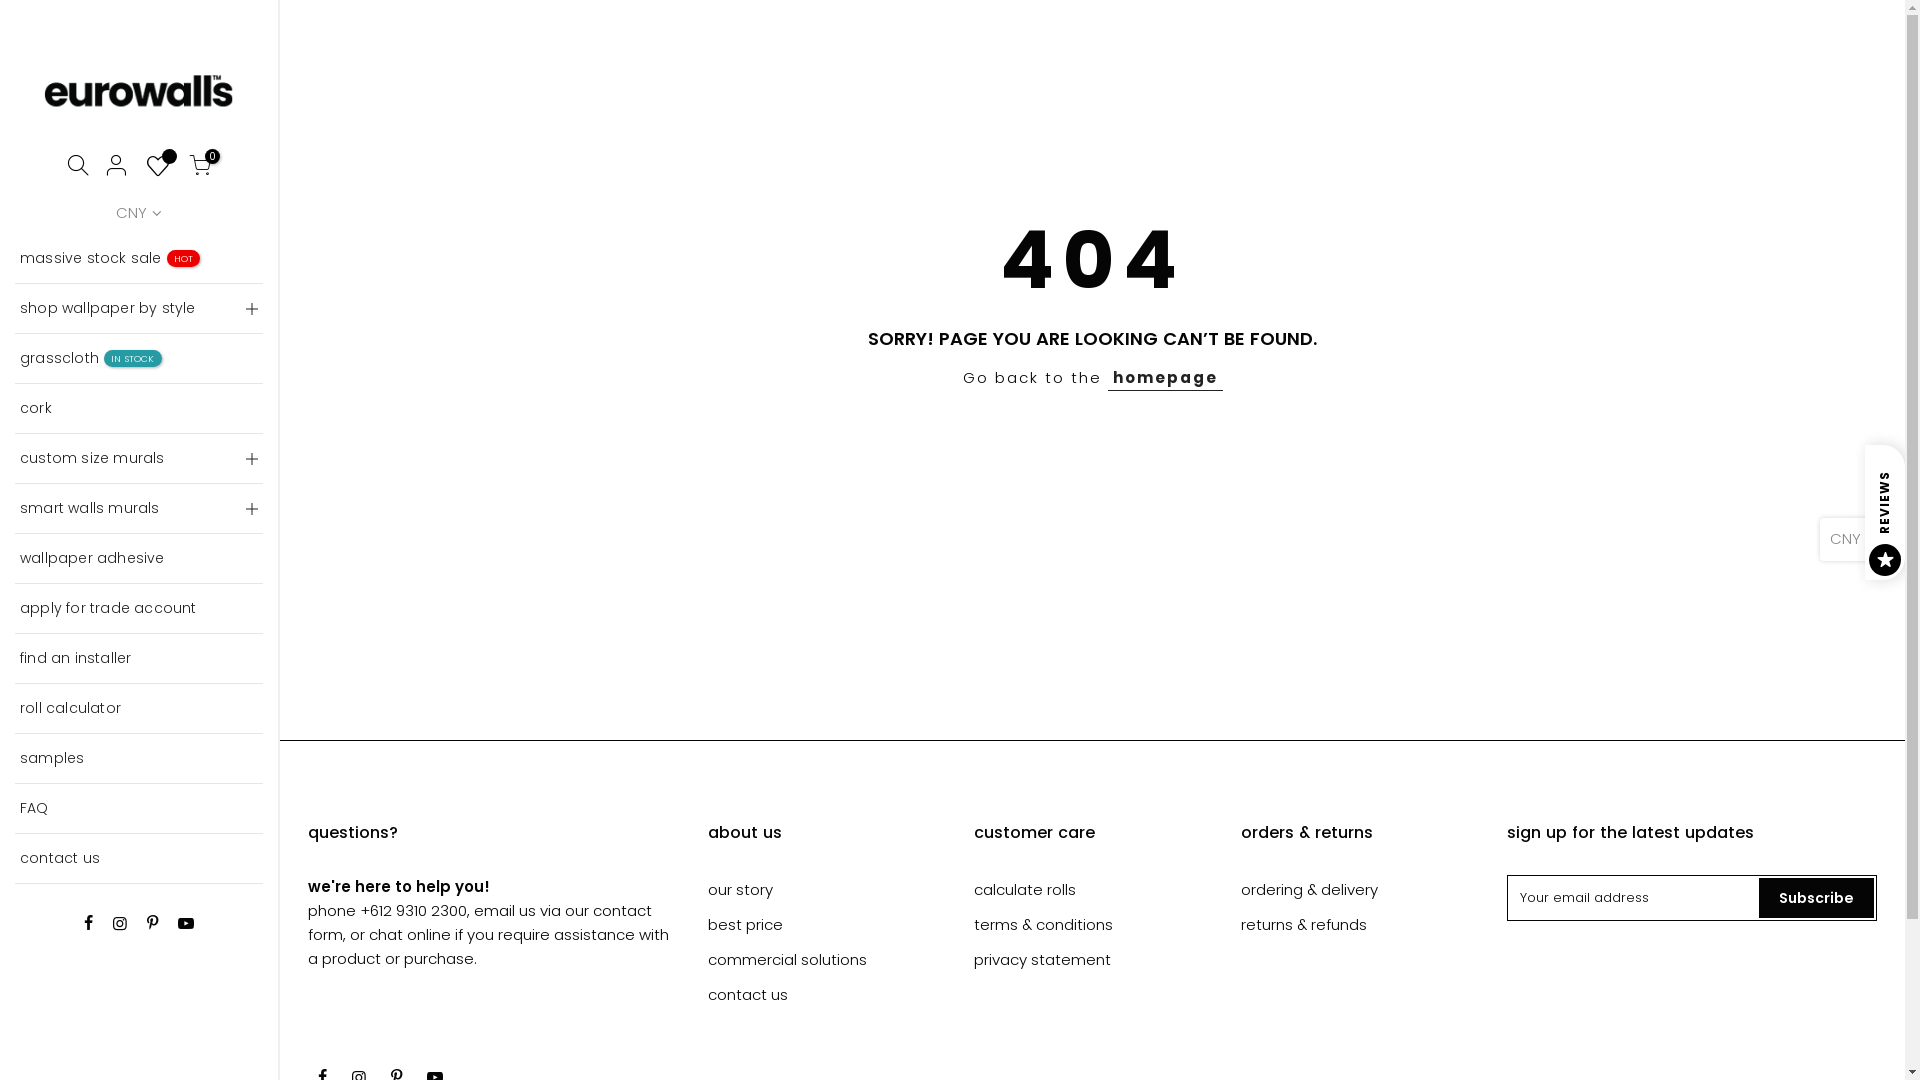 Image resolution: width=1920 pixels, height=1080 pixels. Describe the element at coordinates (1041, 958) in the screenshot. I see `'privacy statement'` at that location.